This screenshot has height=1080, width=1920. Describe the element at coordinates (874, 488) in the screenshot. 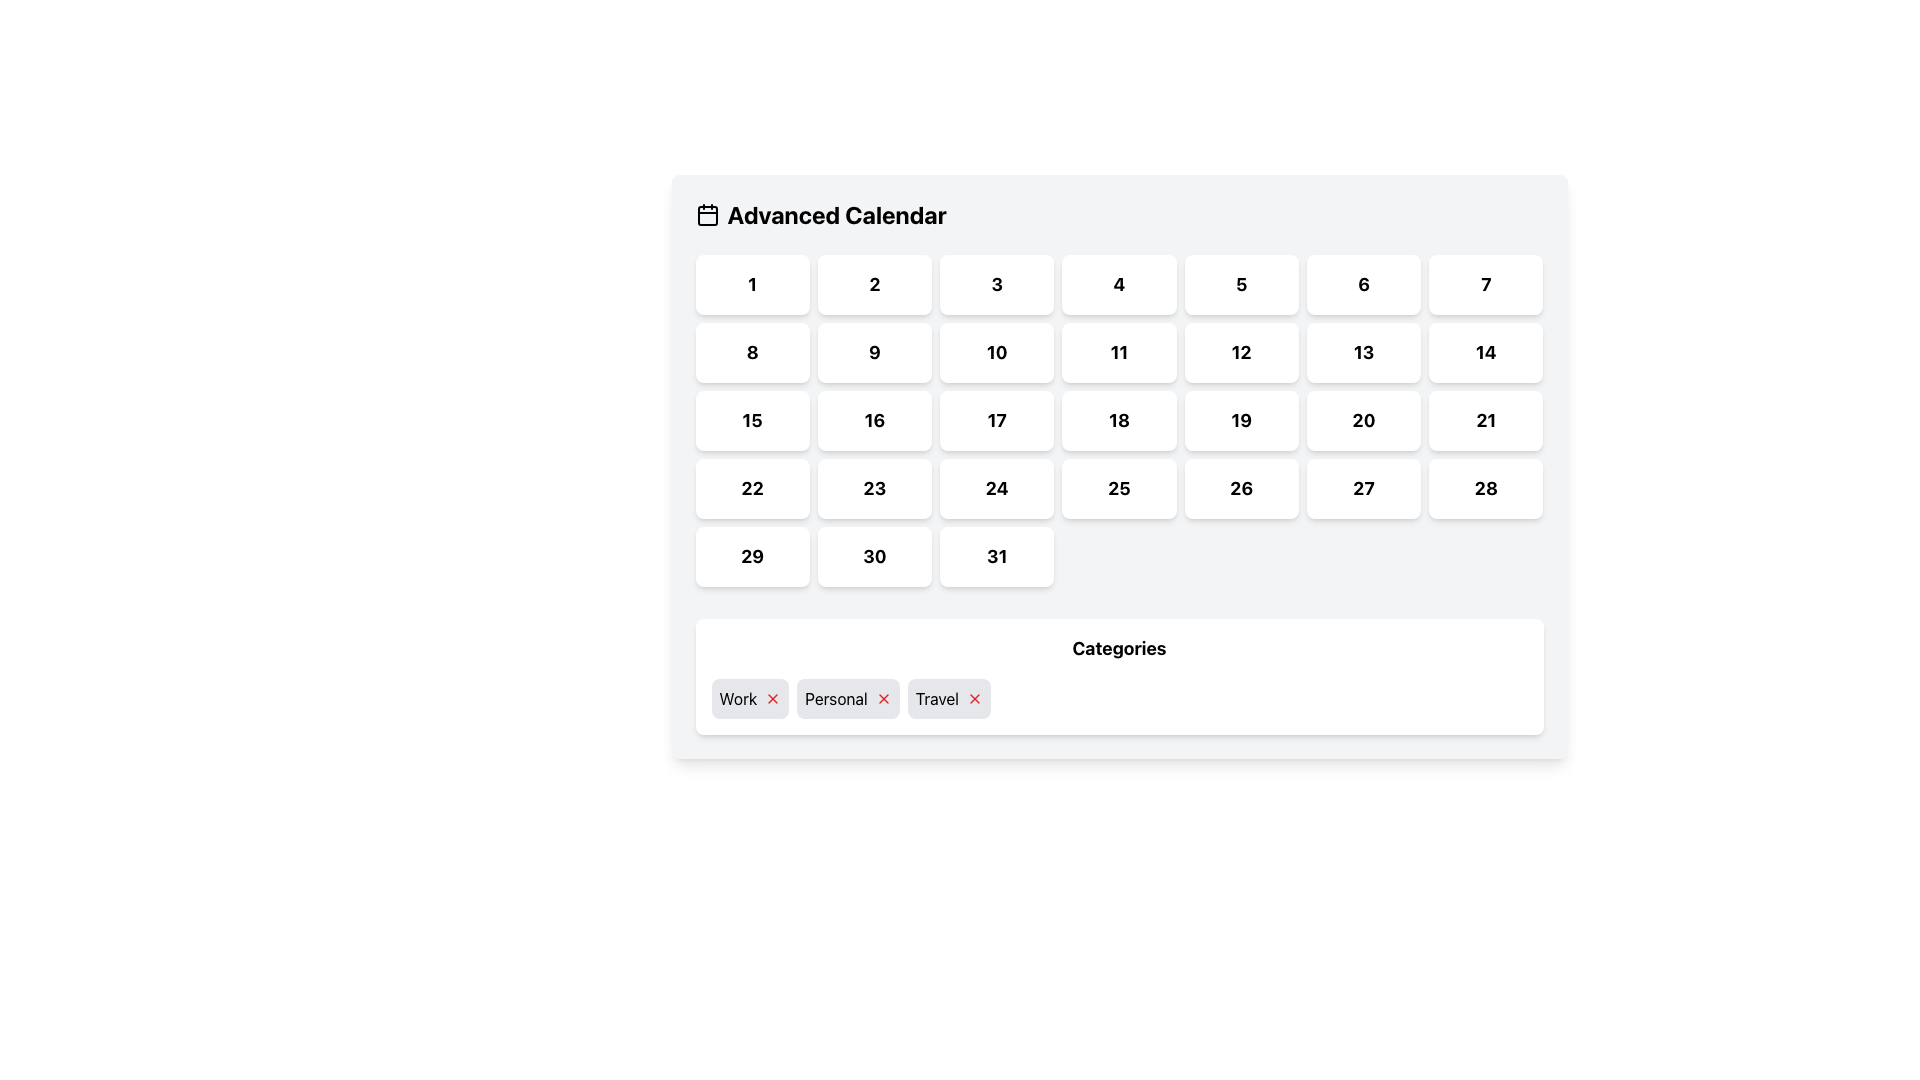

I see `the calendar day number '23'` at that location.